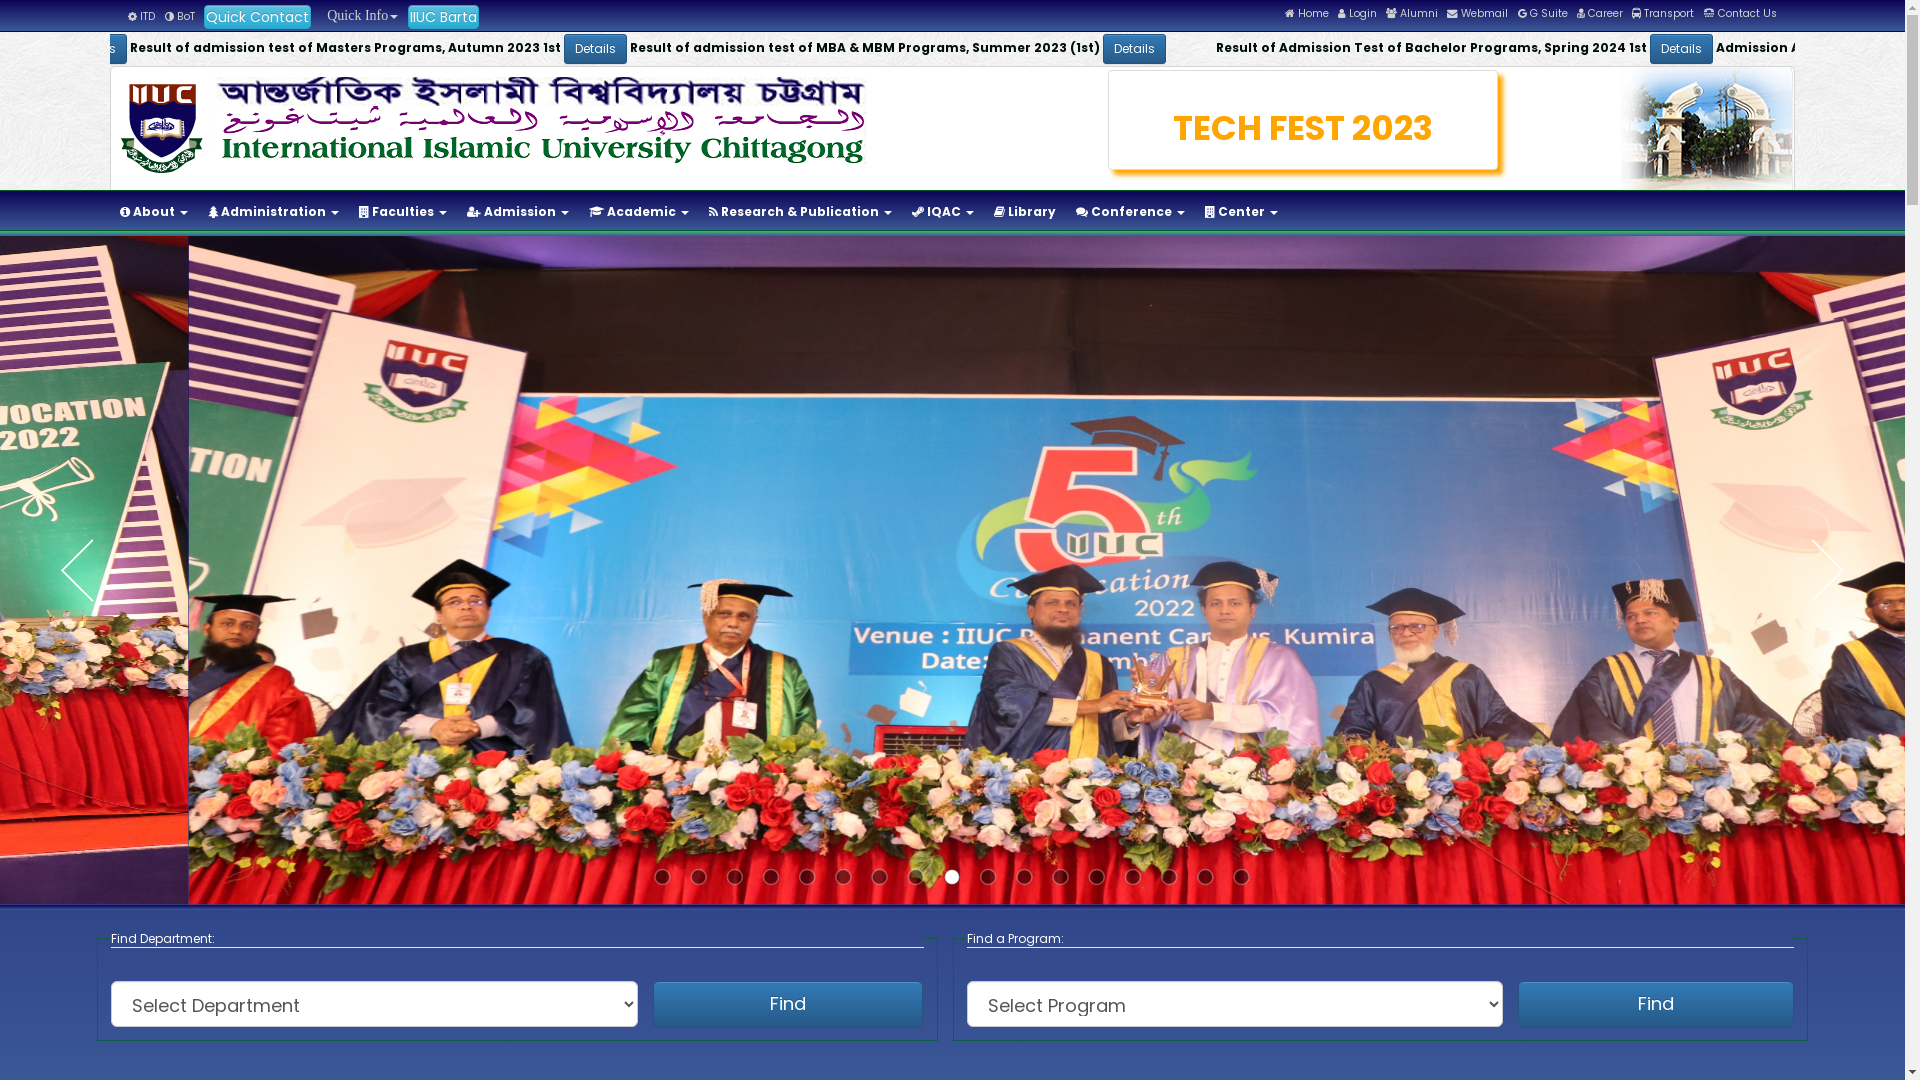 Image resolution: width=1920 pixels, height=1080 pixels. I want to click on 'Alumni', so click(1410, 13).